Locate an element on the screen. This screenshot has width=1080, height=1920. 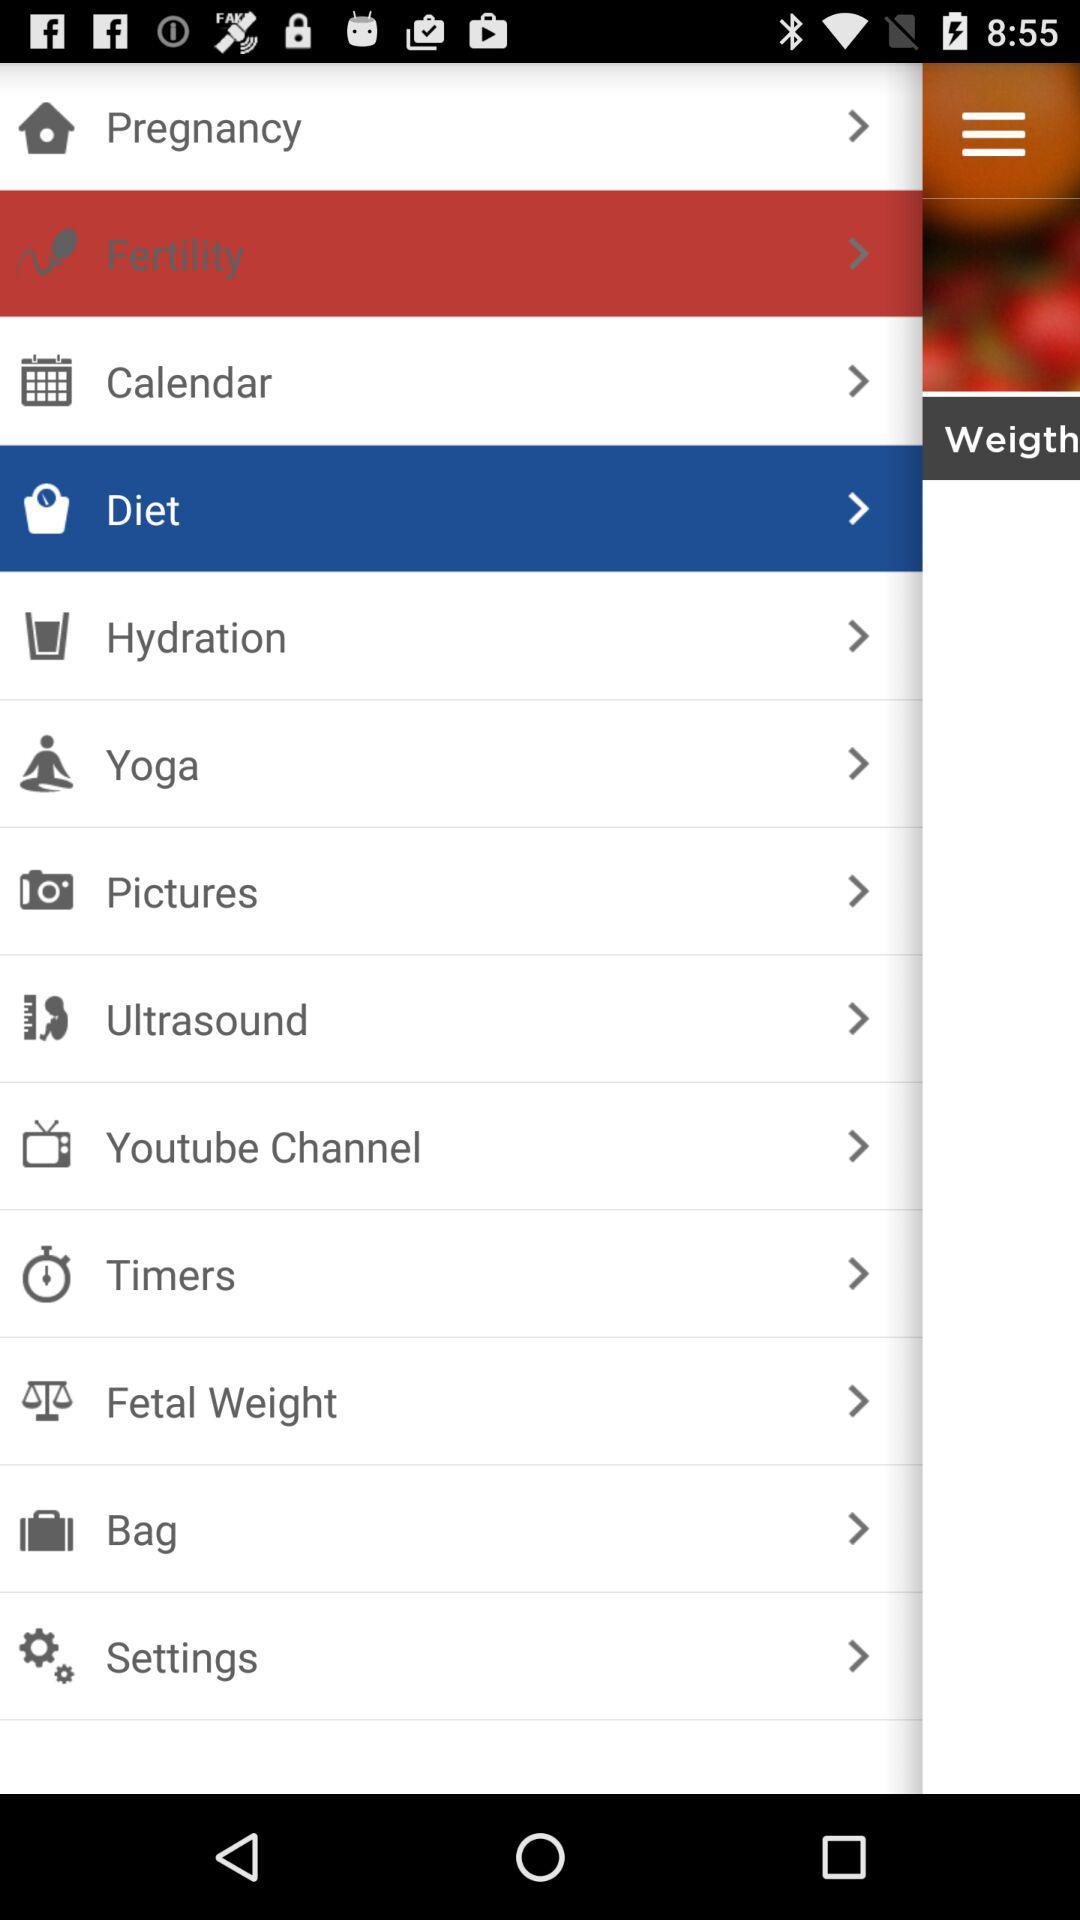
the item above the yoga checkbox is located at coordinates (857, 634).